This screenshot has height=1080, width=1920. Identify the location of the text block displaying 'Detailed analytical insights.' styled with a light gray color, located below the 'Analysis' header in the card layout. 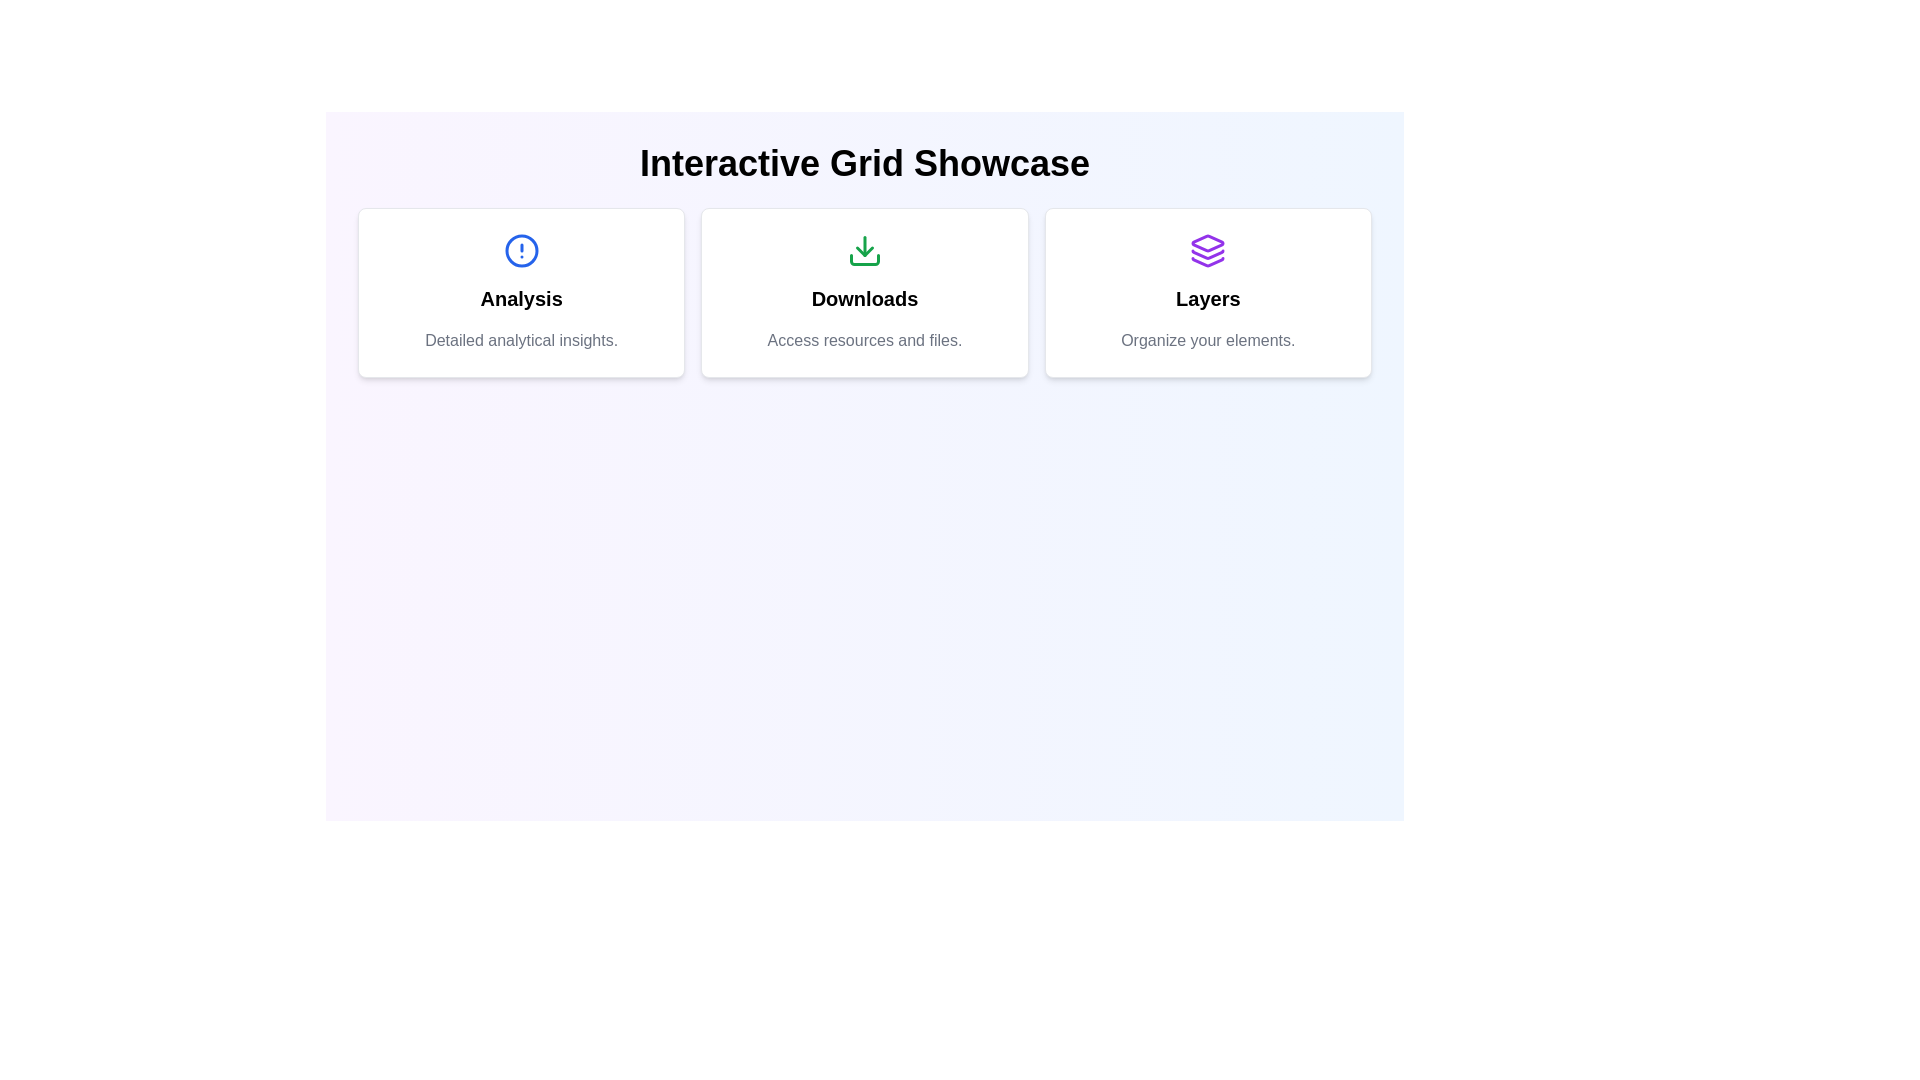
(521, 339).